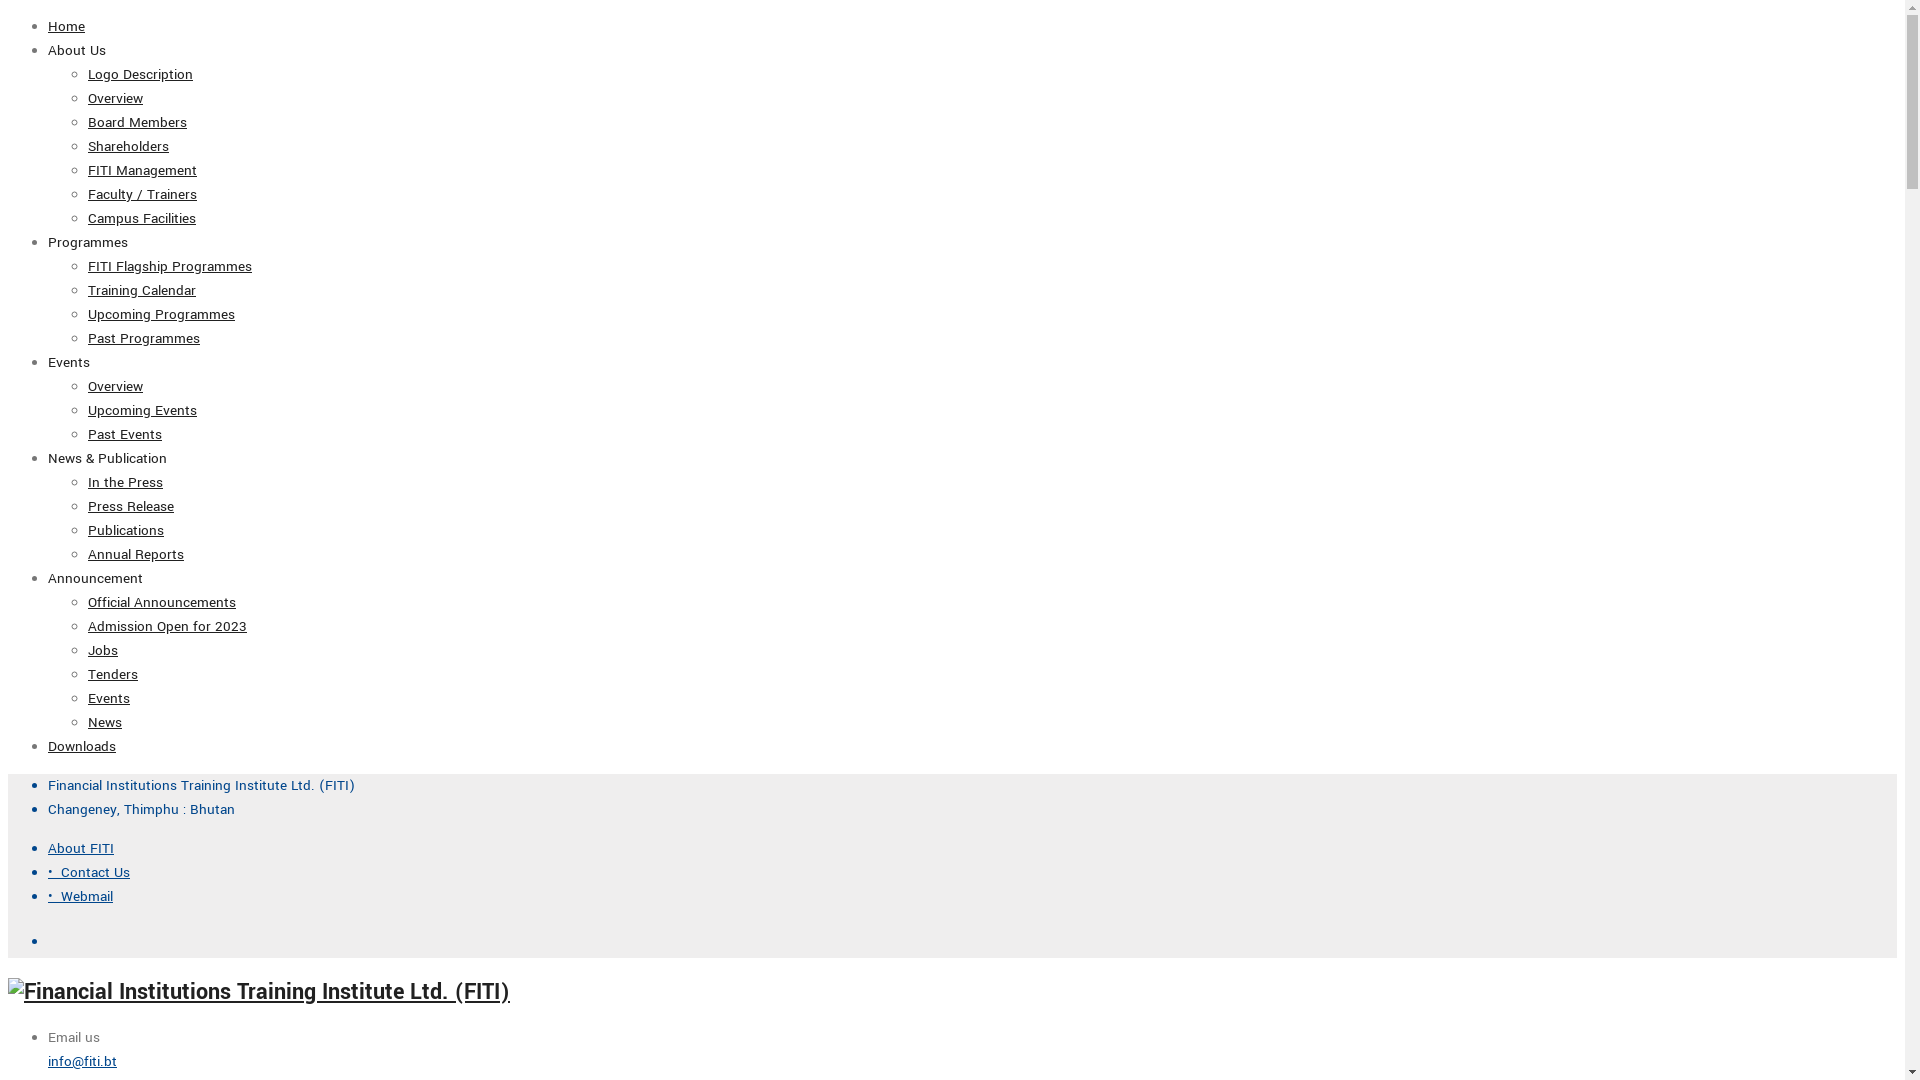 The image size is (1920, 1080). What do you see at coordinates (94, 578) in the screenshot?
I see `'Announcement'` at bounding box center [94, 578].